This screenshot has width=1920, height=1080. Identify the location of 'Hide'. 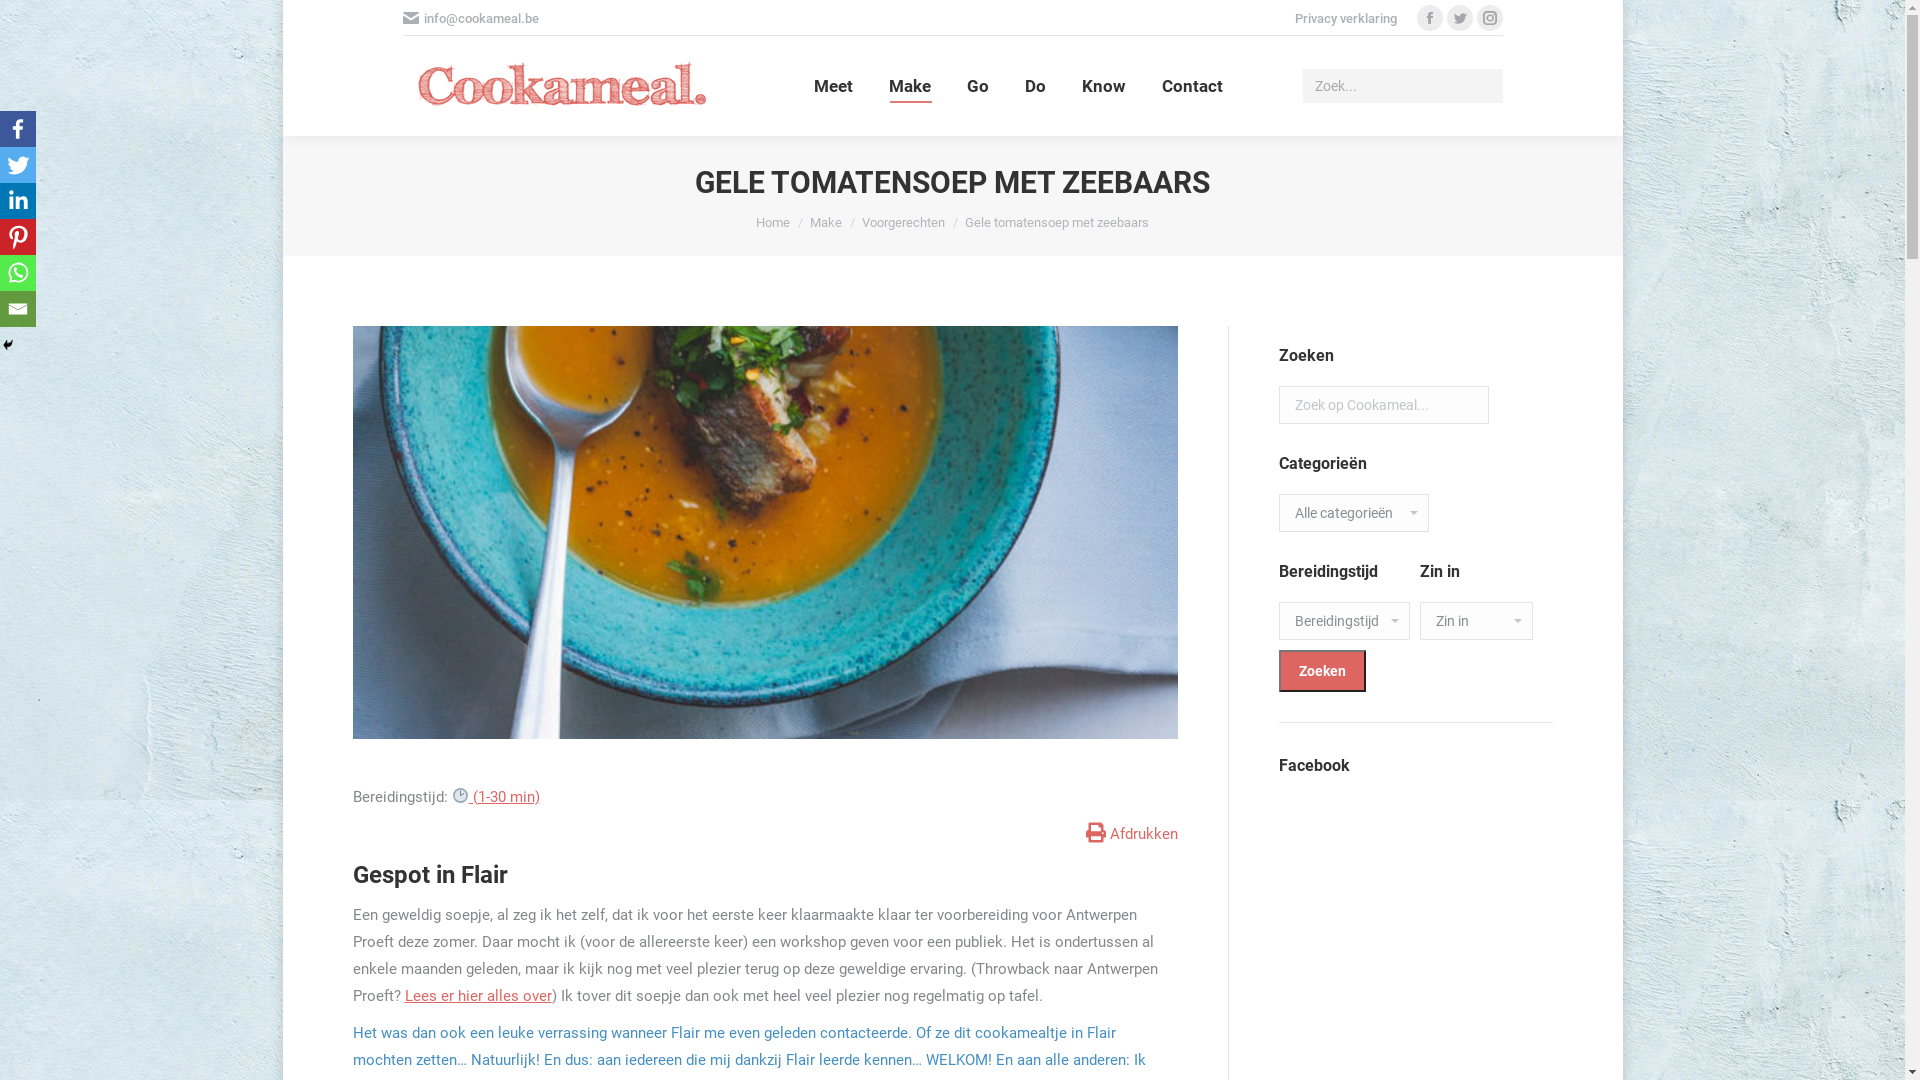
(0, 343).